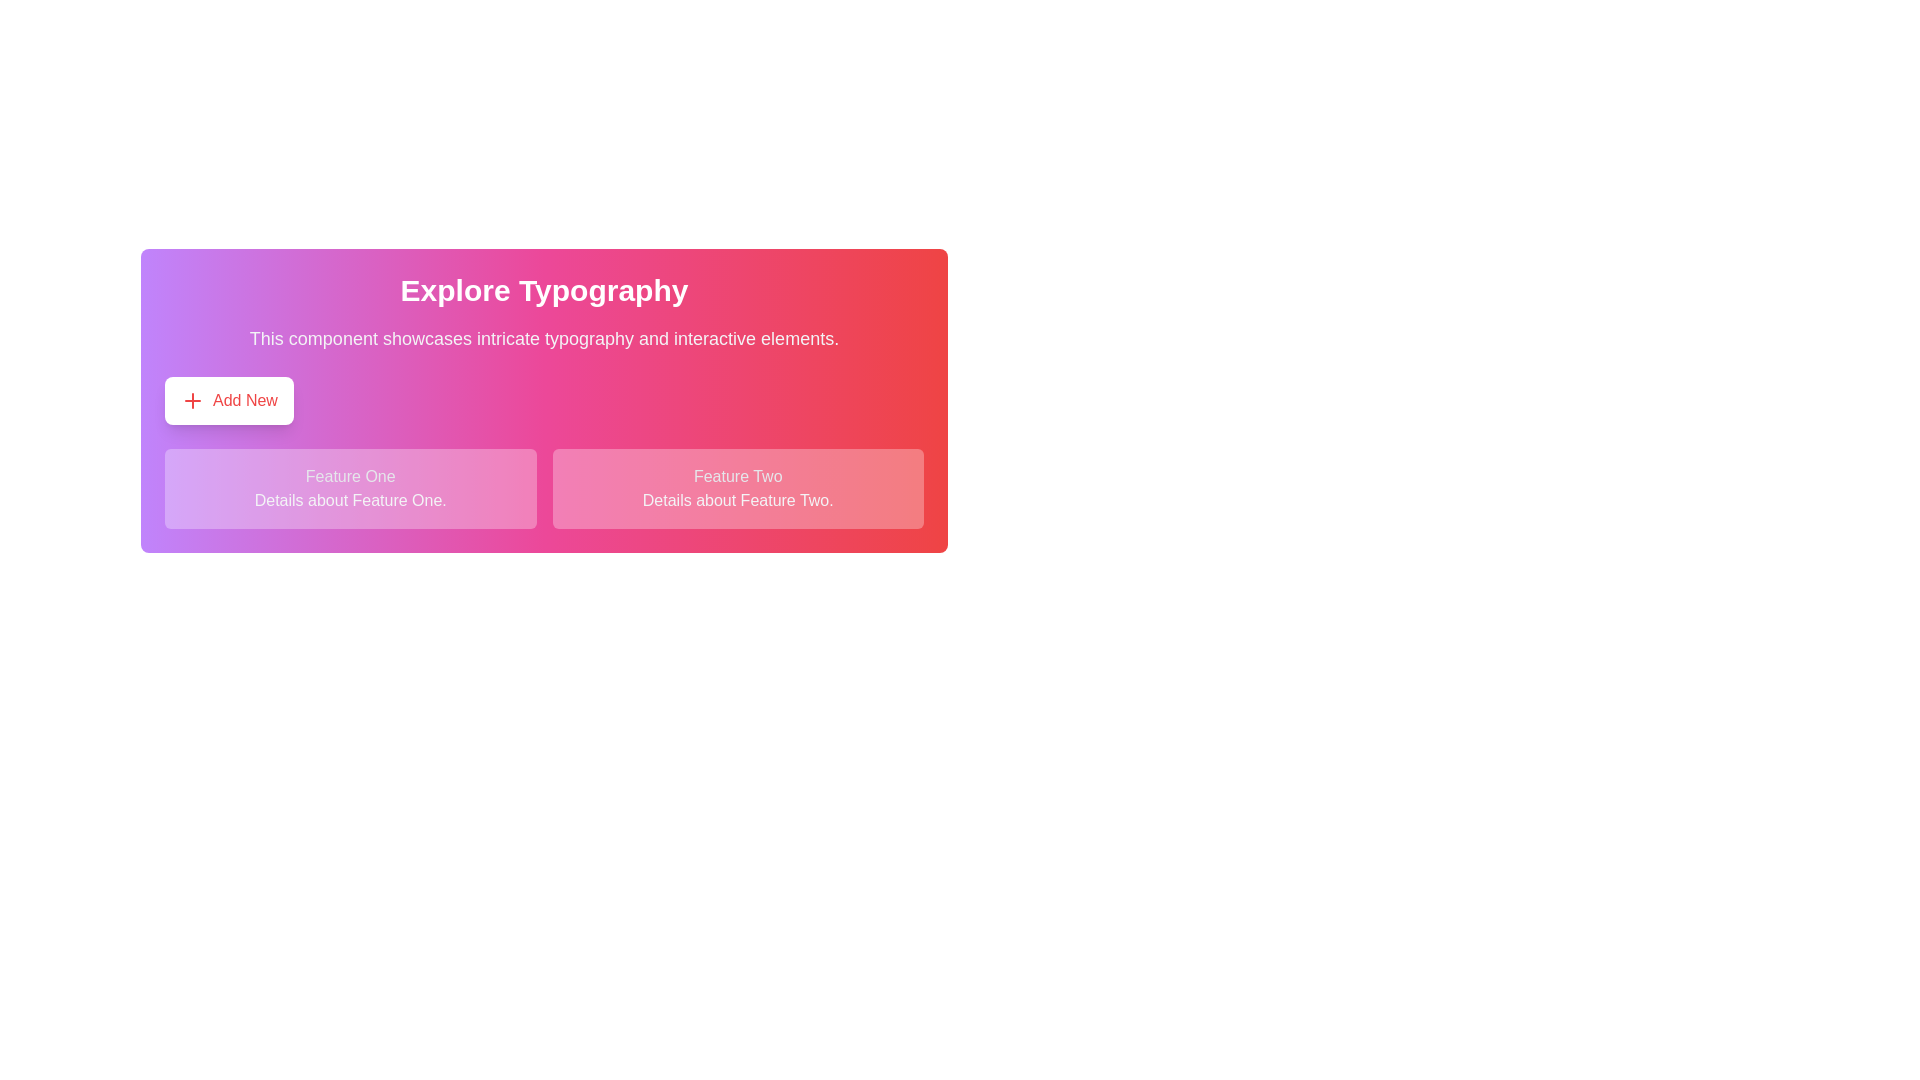 Image resolution: width=1920 pixels, height=1080 pixels. Describe the element at coordinates (544, 338) in the screenshot. I see `the text block containing 'This component showcases intricate typography and interactive elements.', which is styled with a light gray color and larger font size, positioned below the header 'Explore Typography'` at that location.